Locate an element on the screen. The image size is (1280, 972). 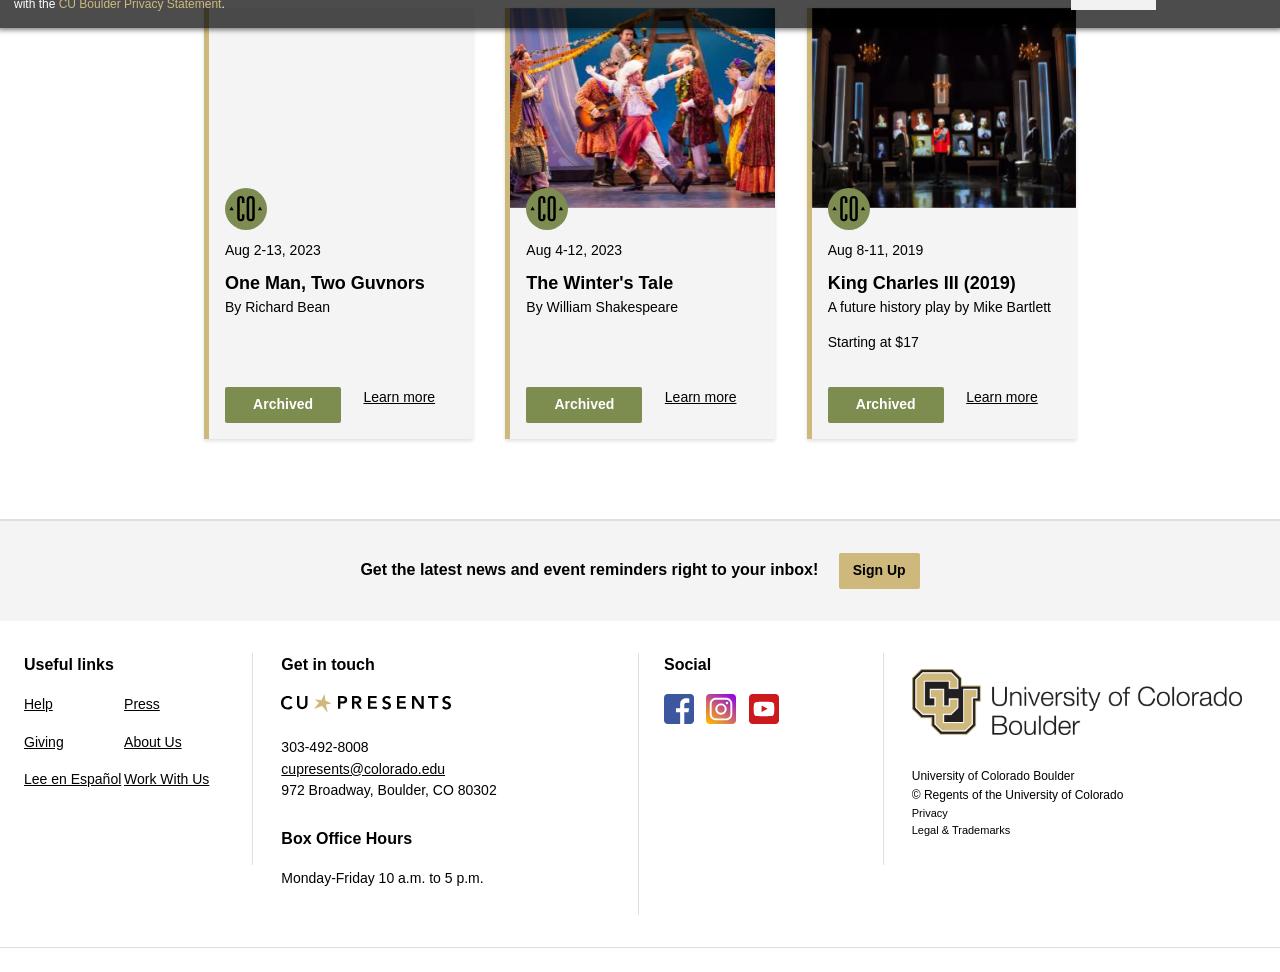
'Help' is located at coordinates (23, 702).